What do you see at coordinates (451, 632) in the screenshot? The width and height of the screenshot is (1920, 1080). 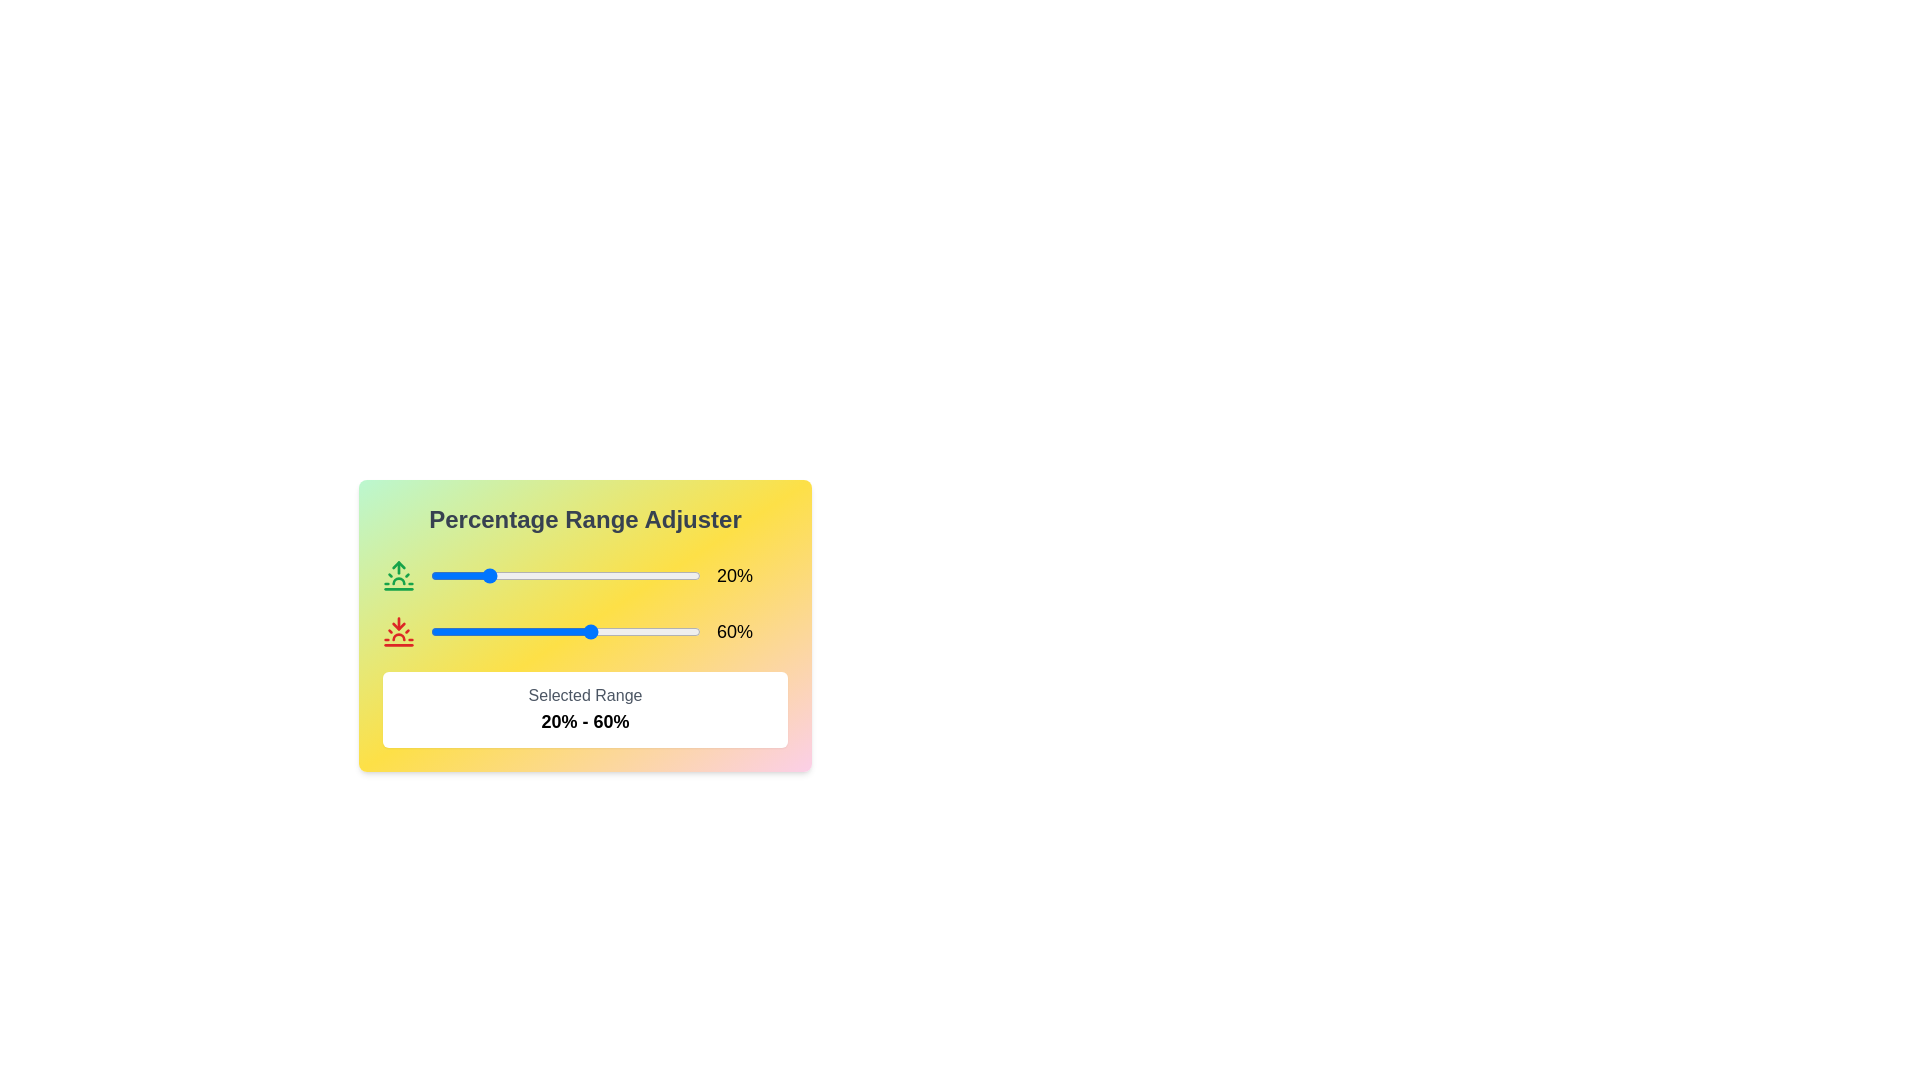 I see `the slider position` at bounding box center [451, 632].